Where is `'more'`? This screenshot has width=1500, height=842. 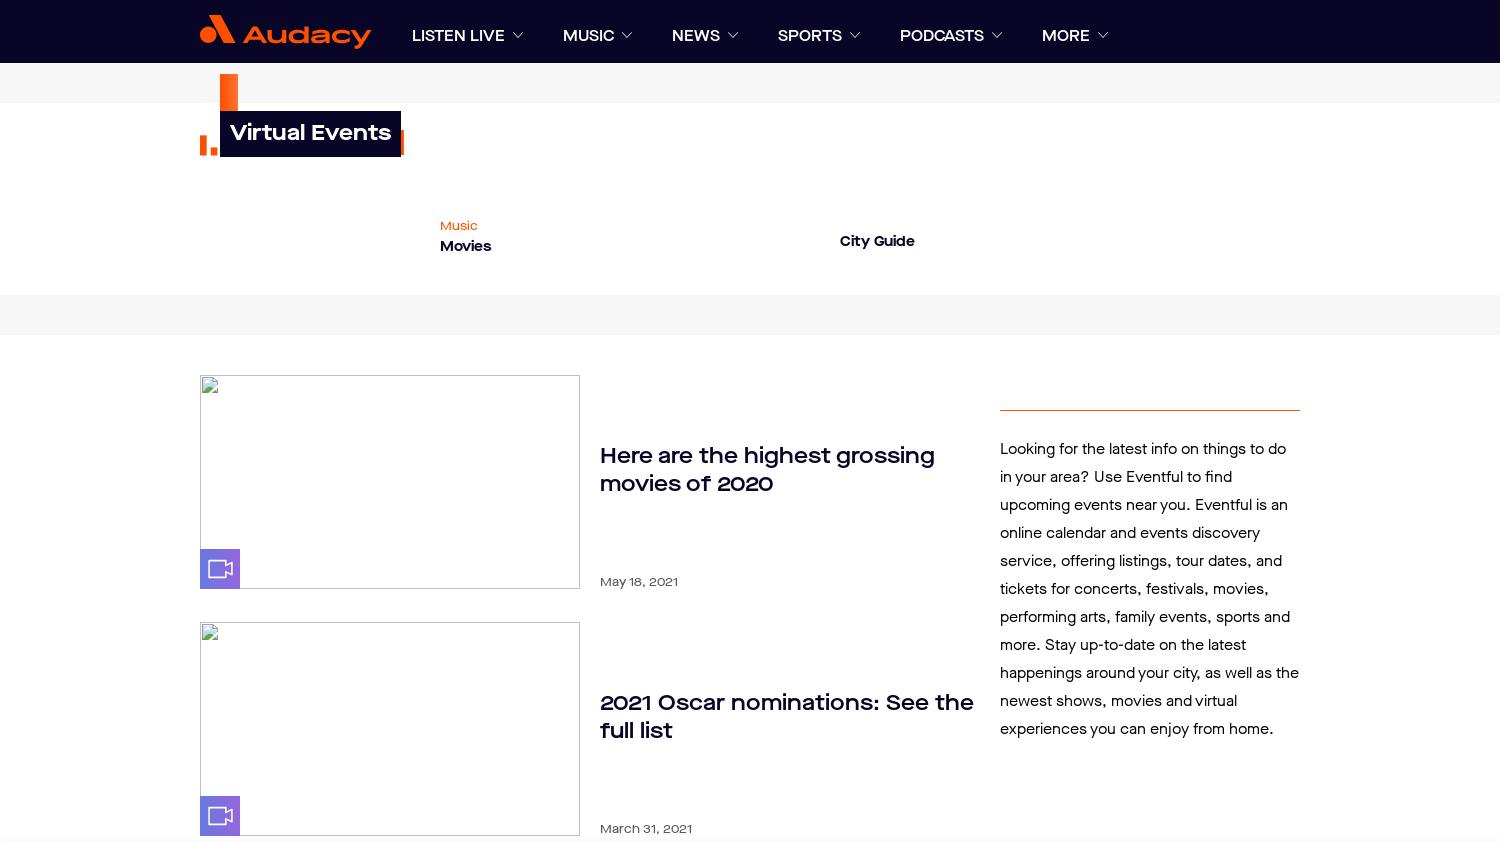
'more' is located at coordinates (1065, 35).